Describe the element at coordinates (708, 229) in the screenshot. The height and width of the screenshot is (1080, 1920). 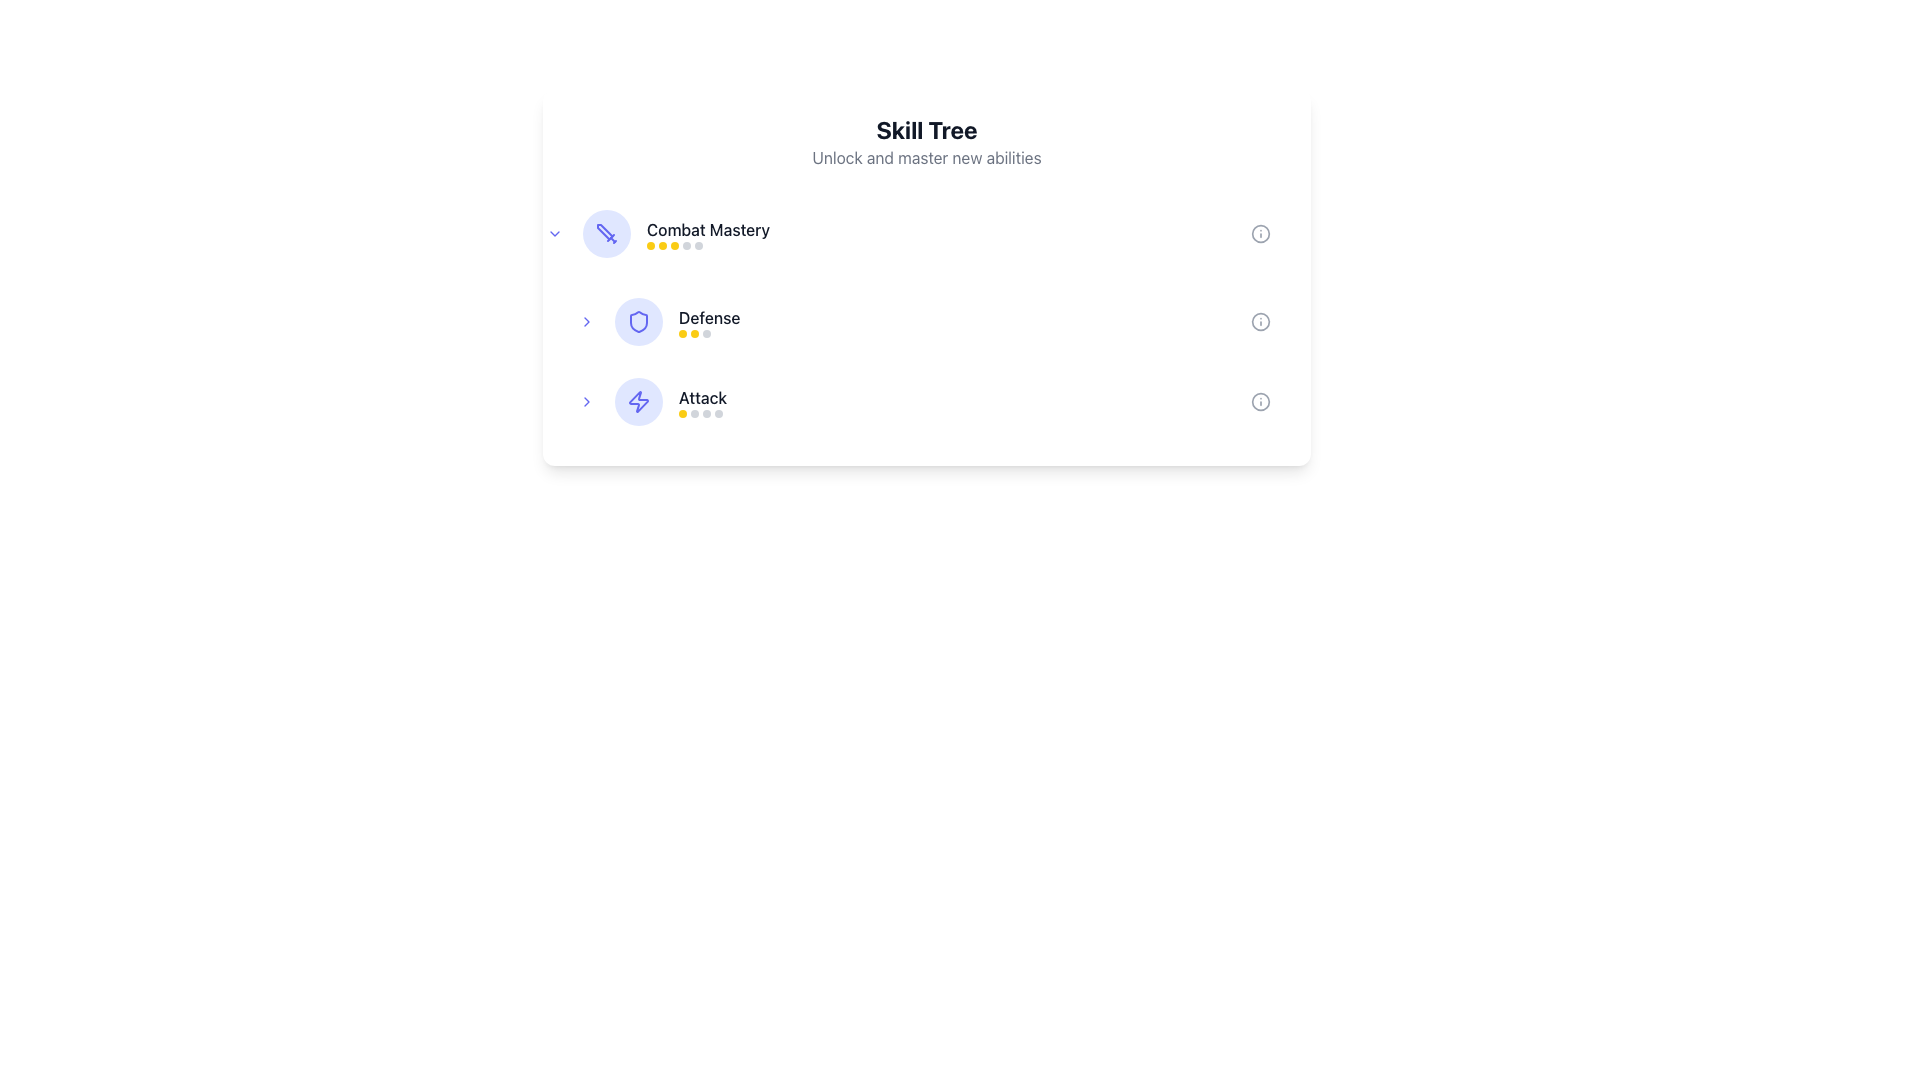
I see `the 'Combat Mastery' text label in the skill tree interface` at that location.